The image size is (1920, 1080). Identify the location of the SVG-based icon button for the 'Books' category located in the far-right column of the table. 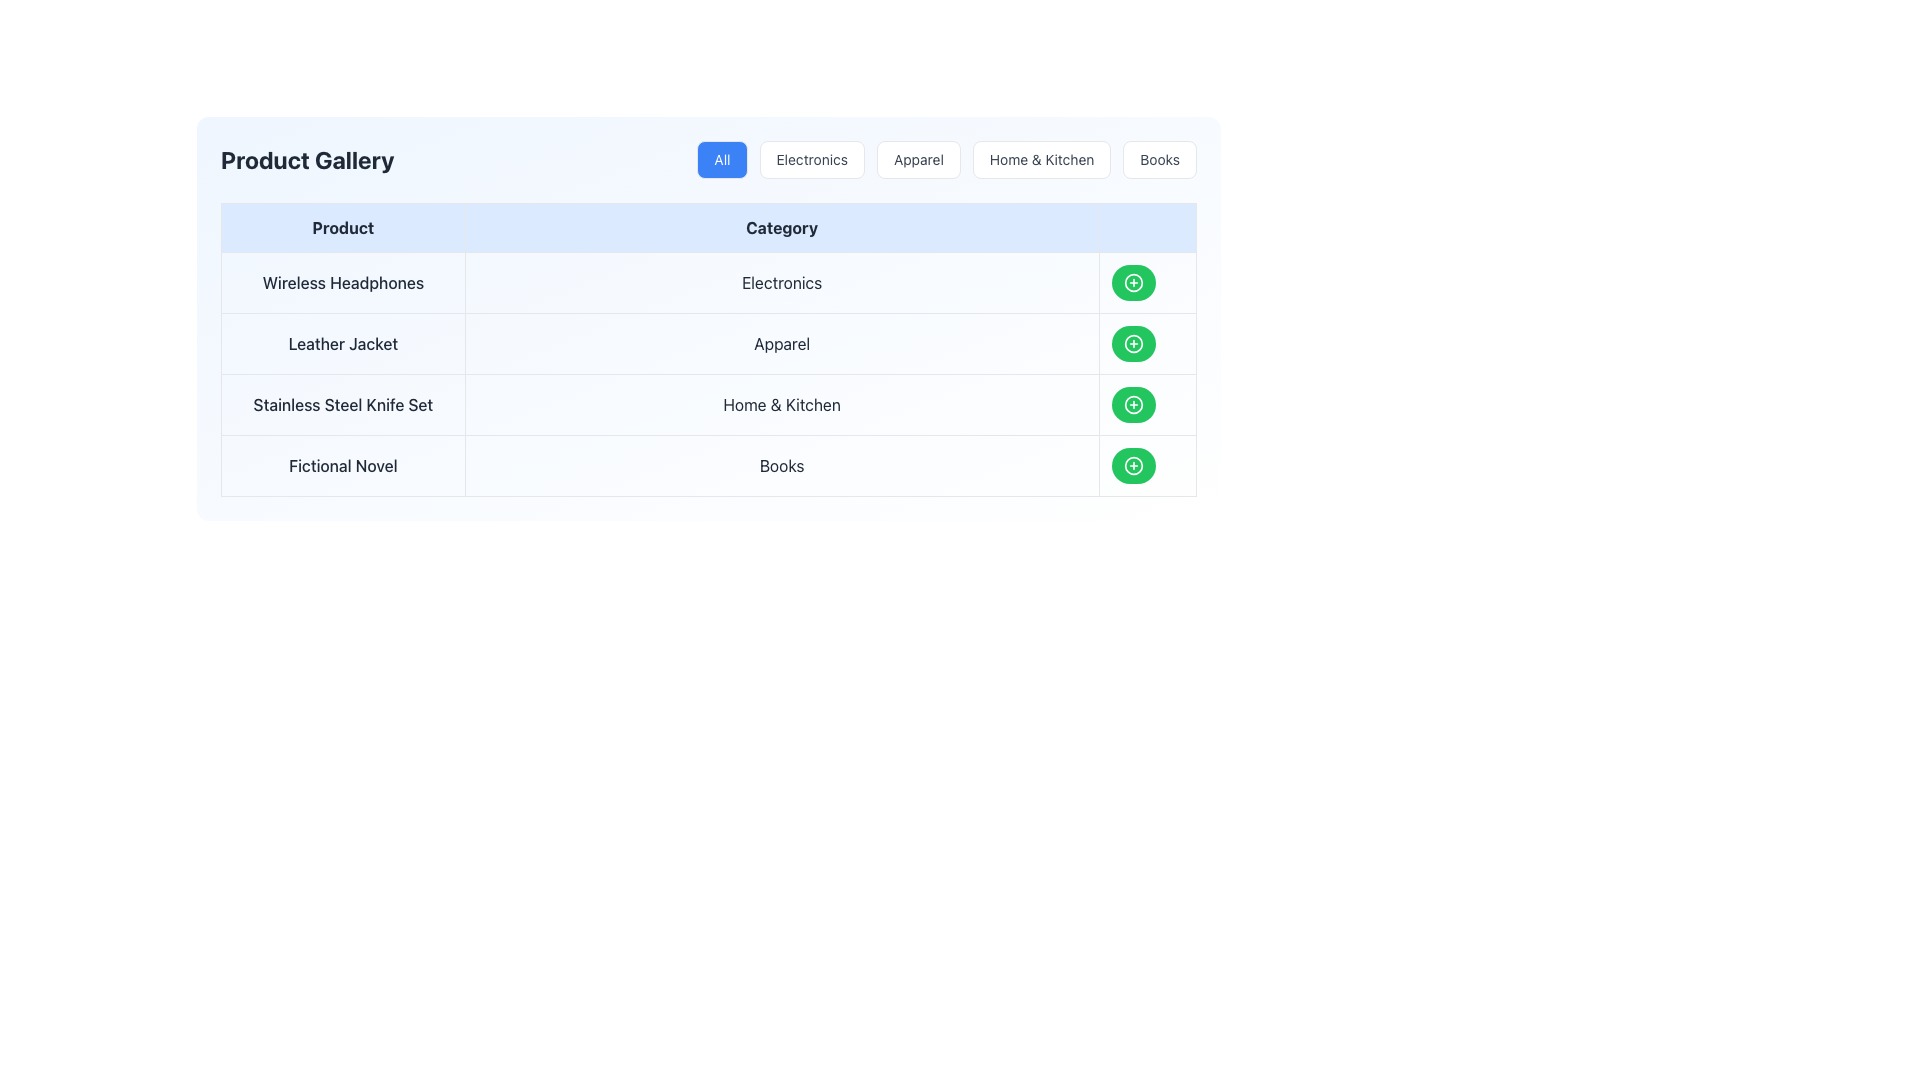
(1133, 466).